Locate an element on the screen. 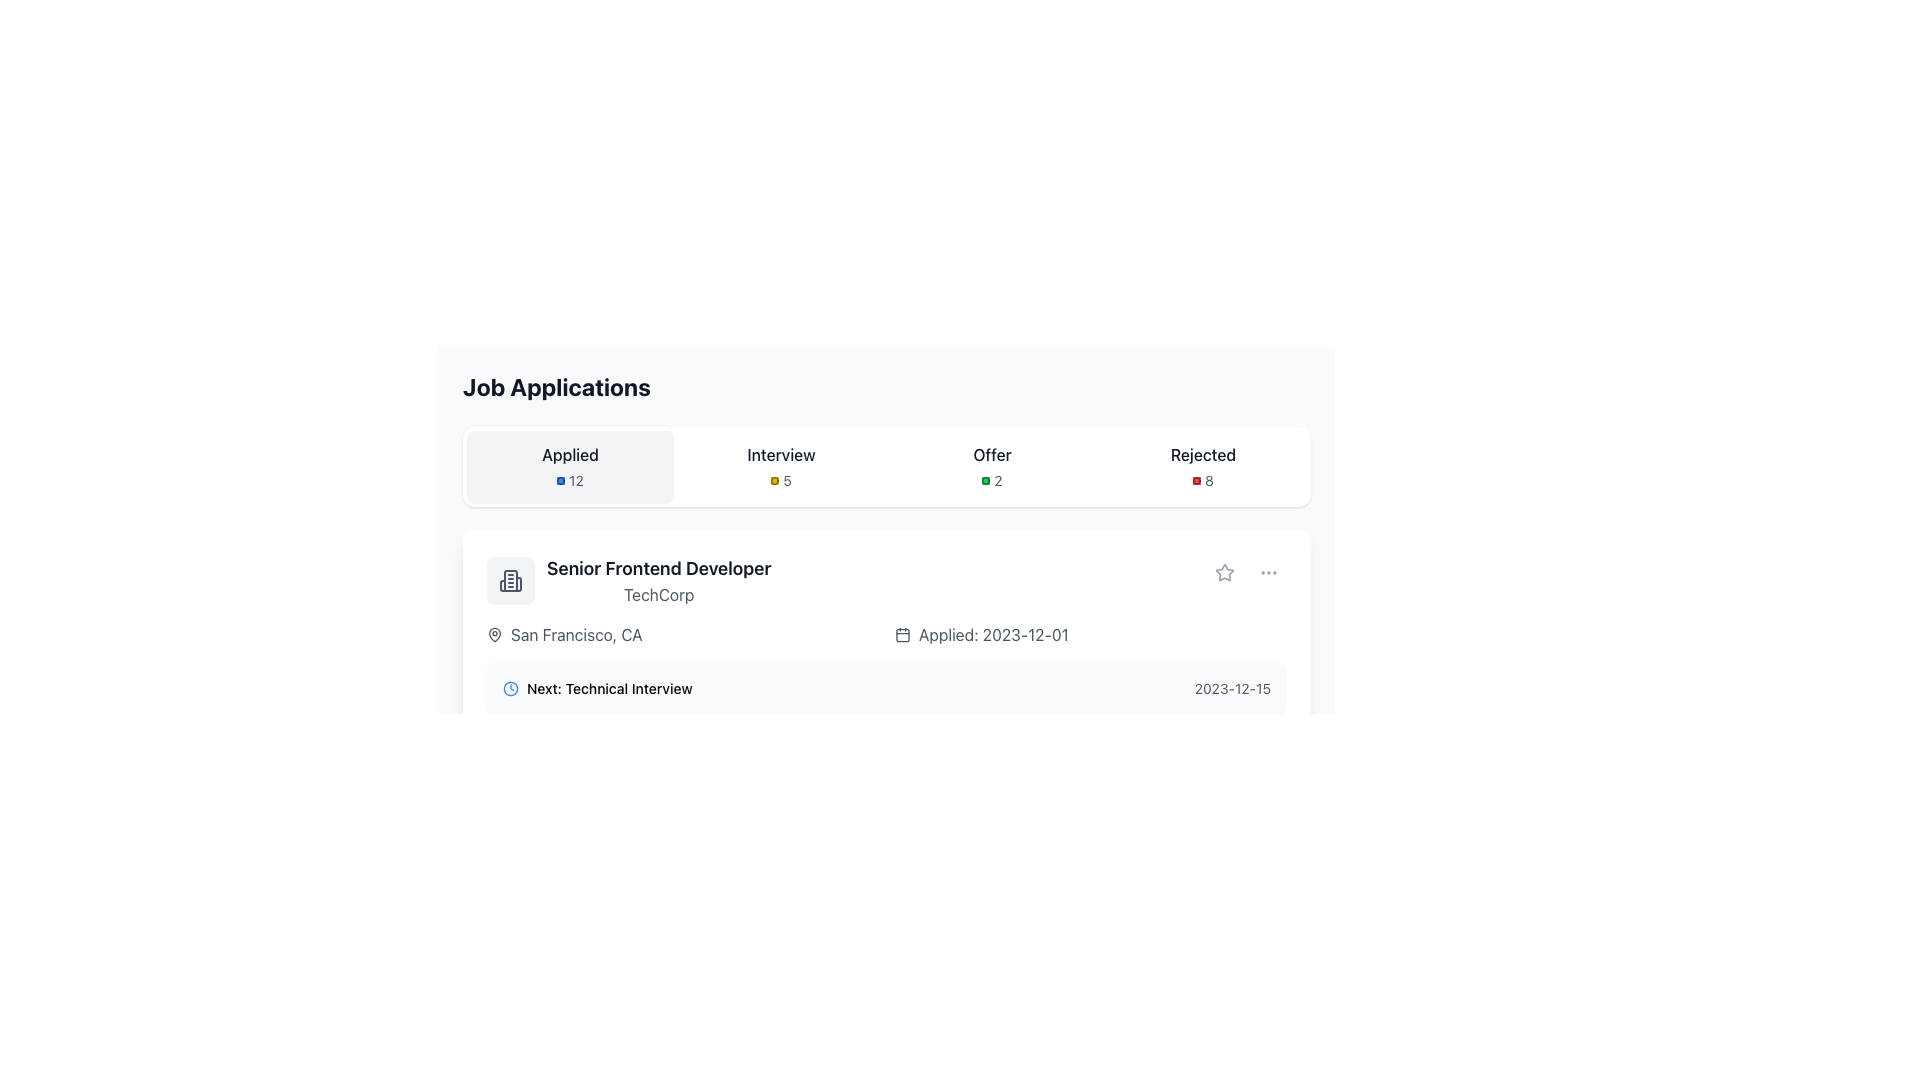 Image resolution: width=1920 pixels, height=1080 pixels. the Text label that displays 'Next: Technical Interview,' which is styled with a medium-sized font and colored in black, positioned to the right of a small clock icon is located at coordinates (608, 688).